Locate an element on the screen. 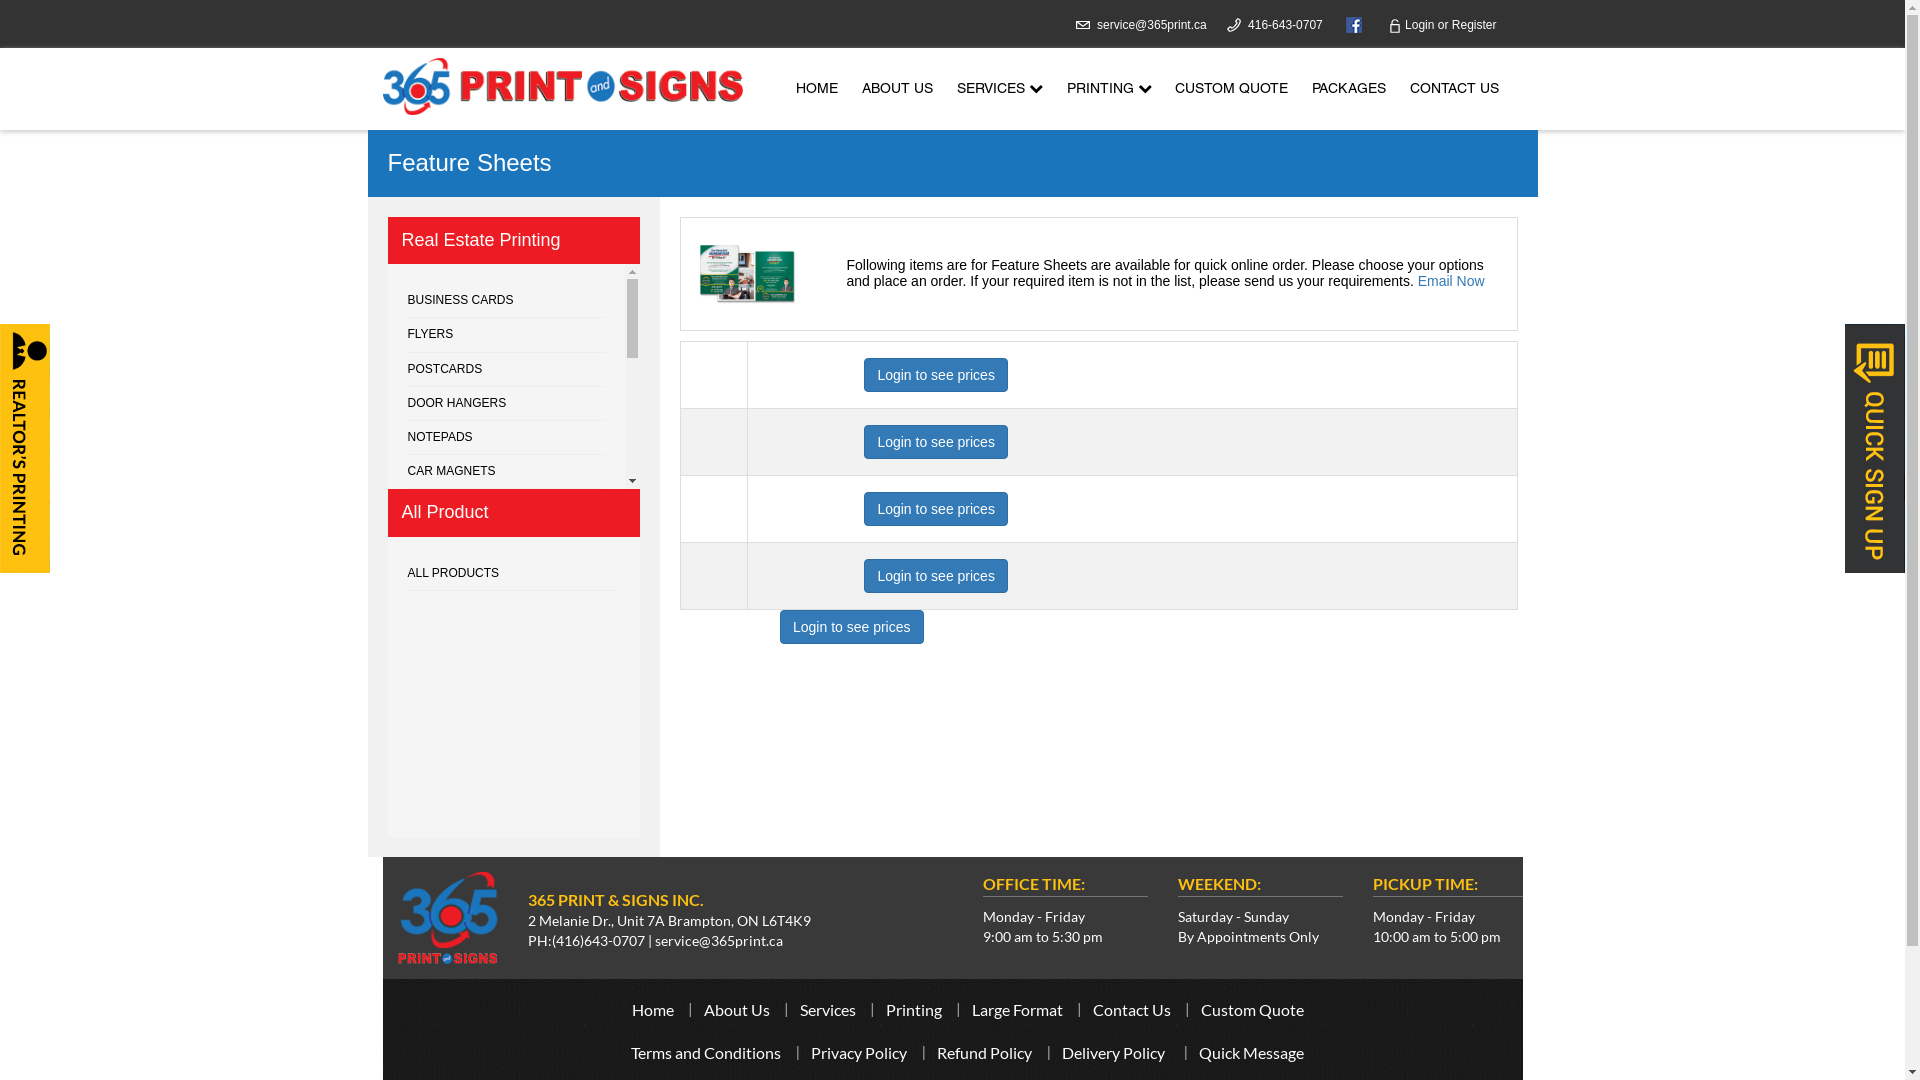 Image resolution: width=1920 pixels, height=1080 pixels. 'Delivery Policy' is located at coordinates (1060, 1051).